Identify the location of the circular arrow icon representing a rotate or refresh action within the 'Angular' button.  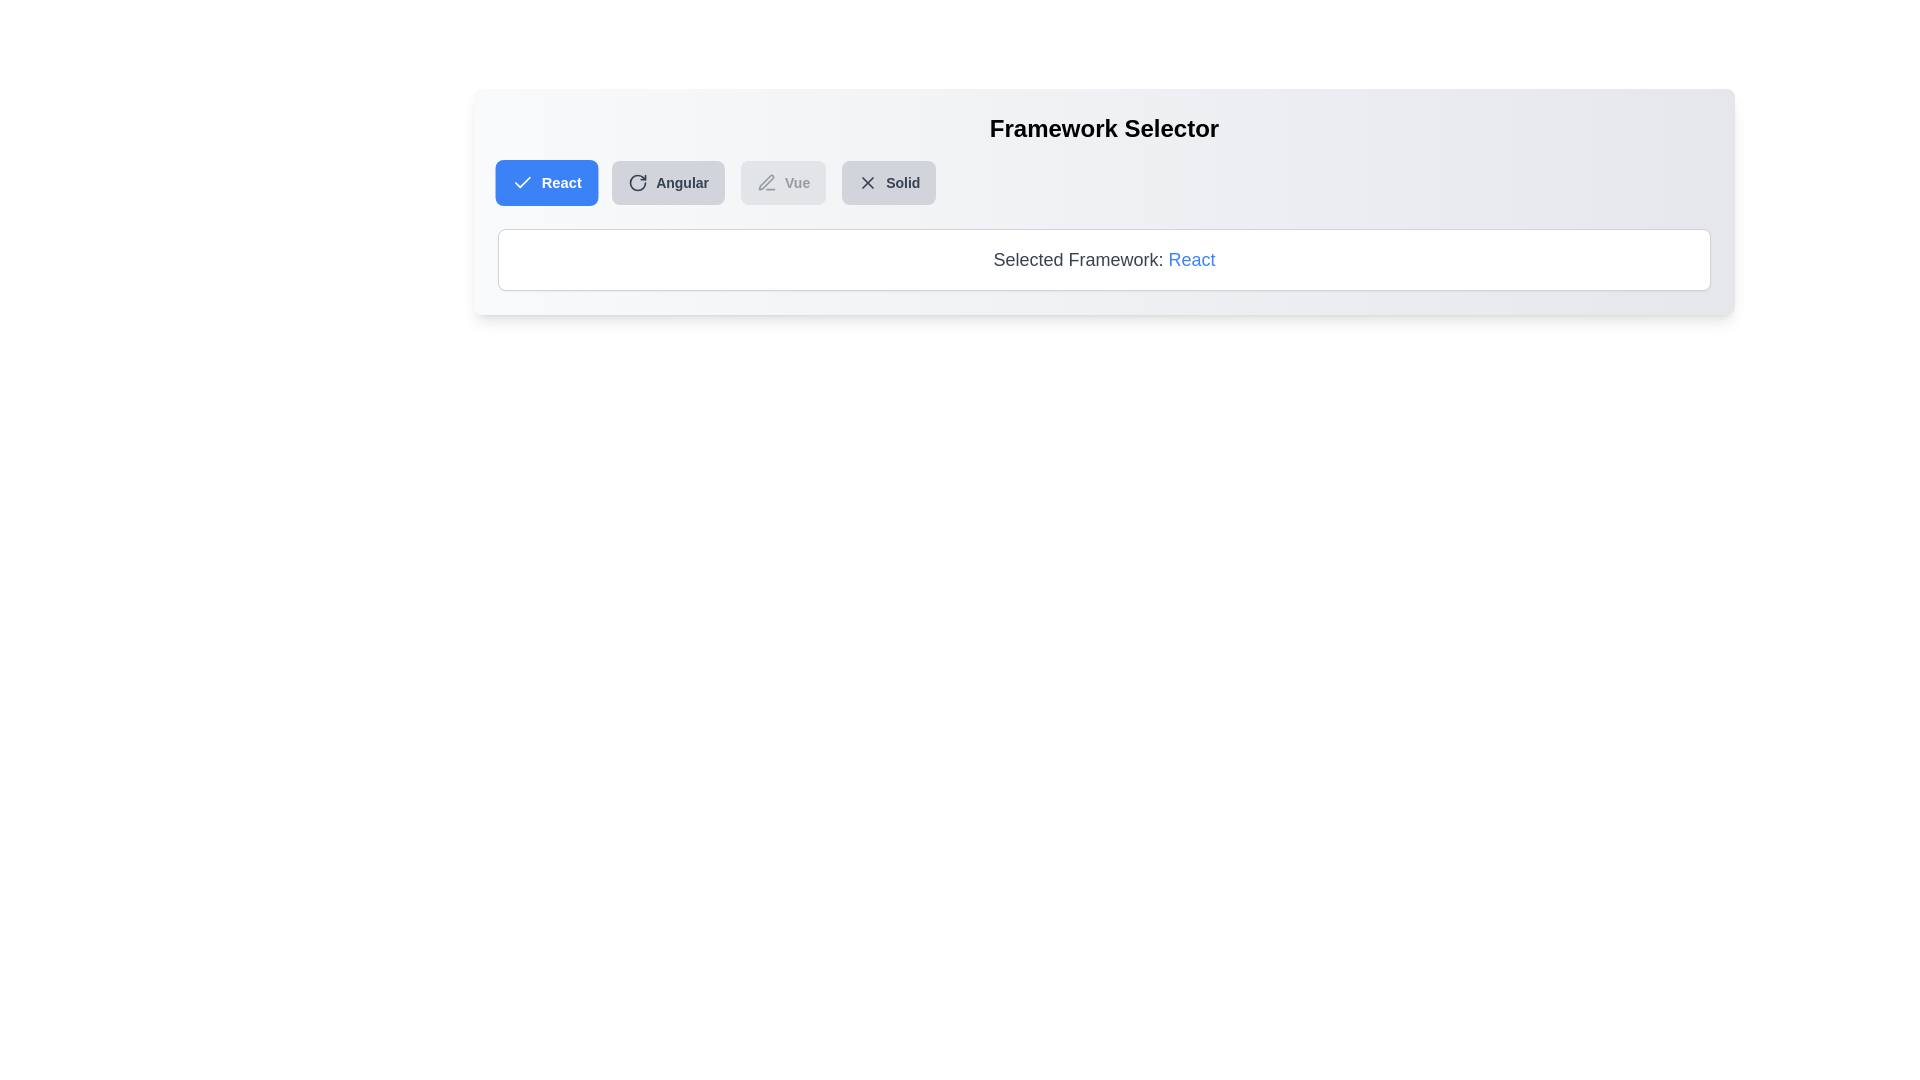
(637, 182).